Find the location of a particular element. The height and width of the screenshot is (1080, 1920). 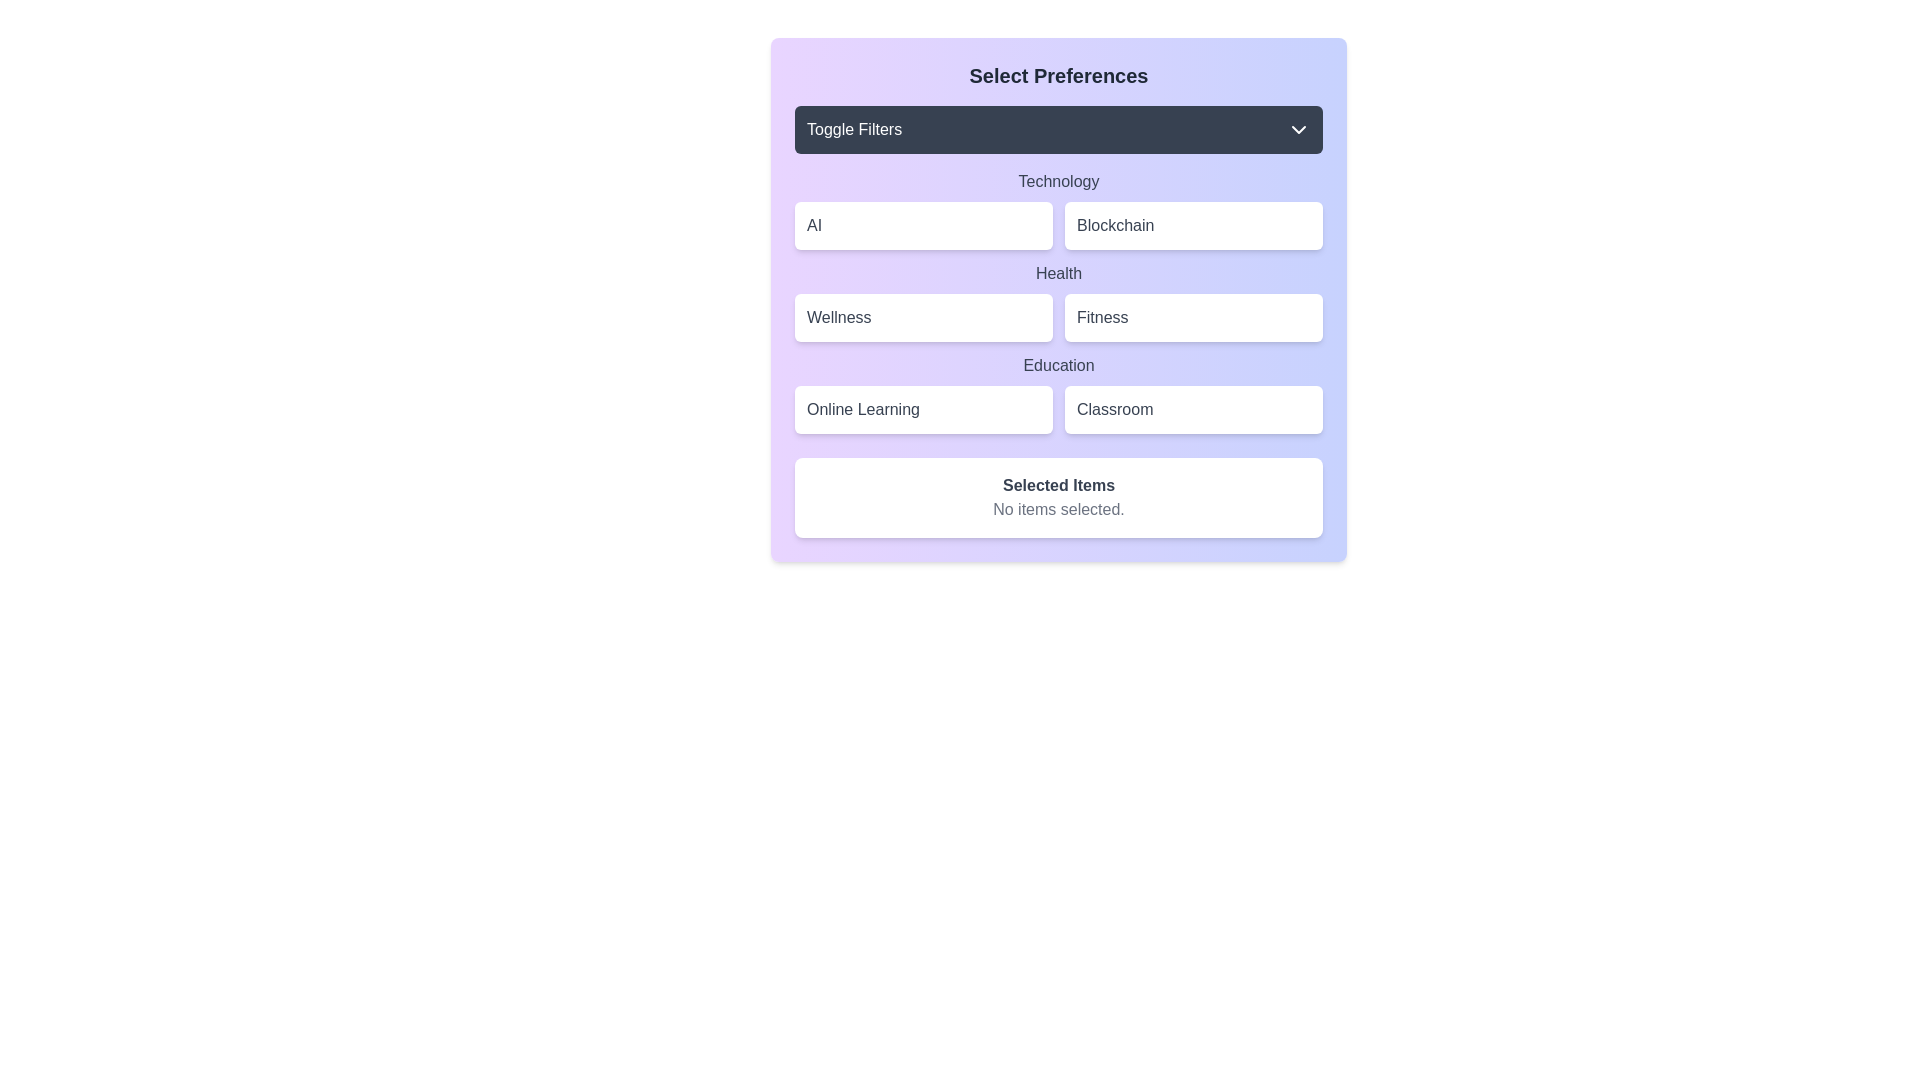

the static text label that serves as a heading for technology categories, located above the grid containing 'AI' and 'Blockchain' is located at coordinates (1058, 181).